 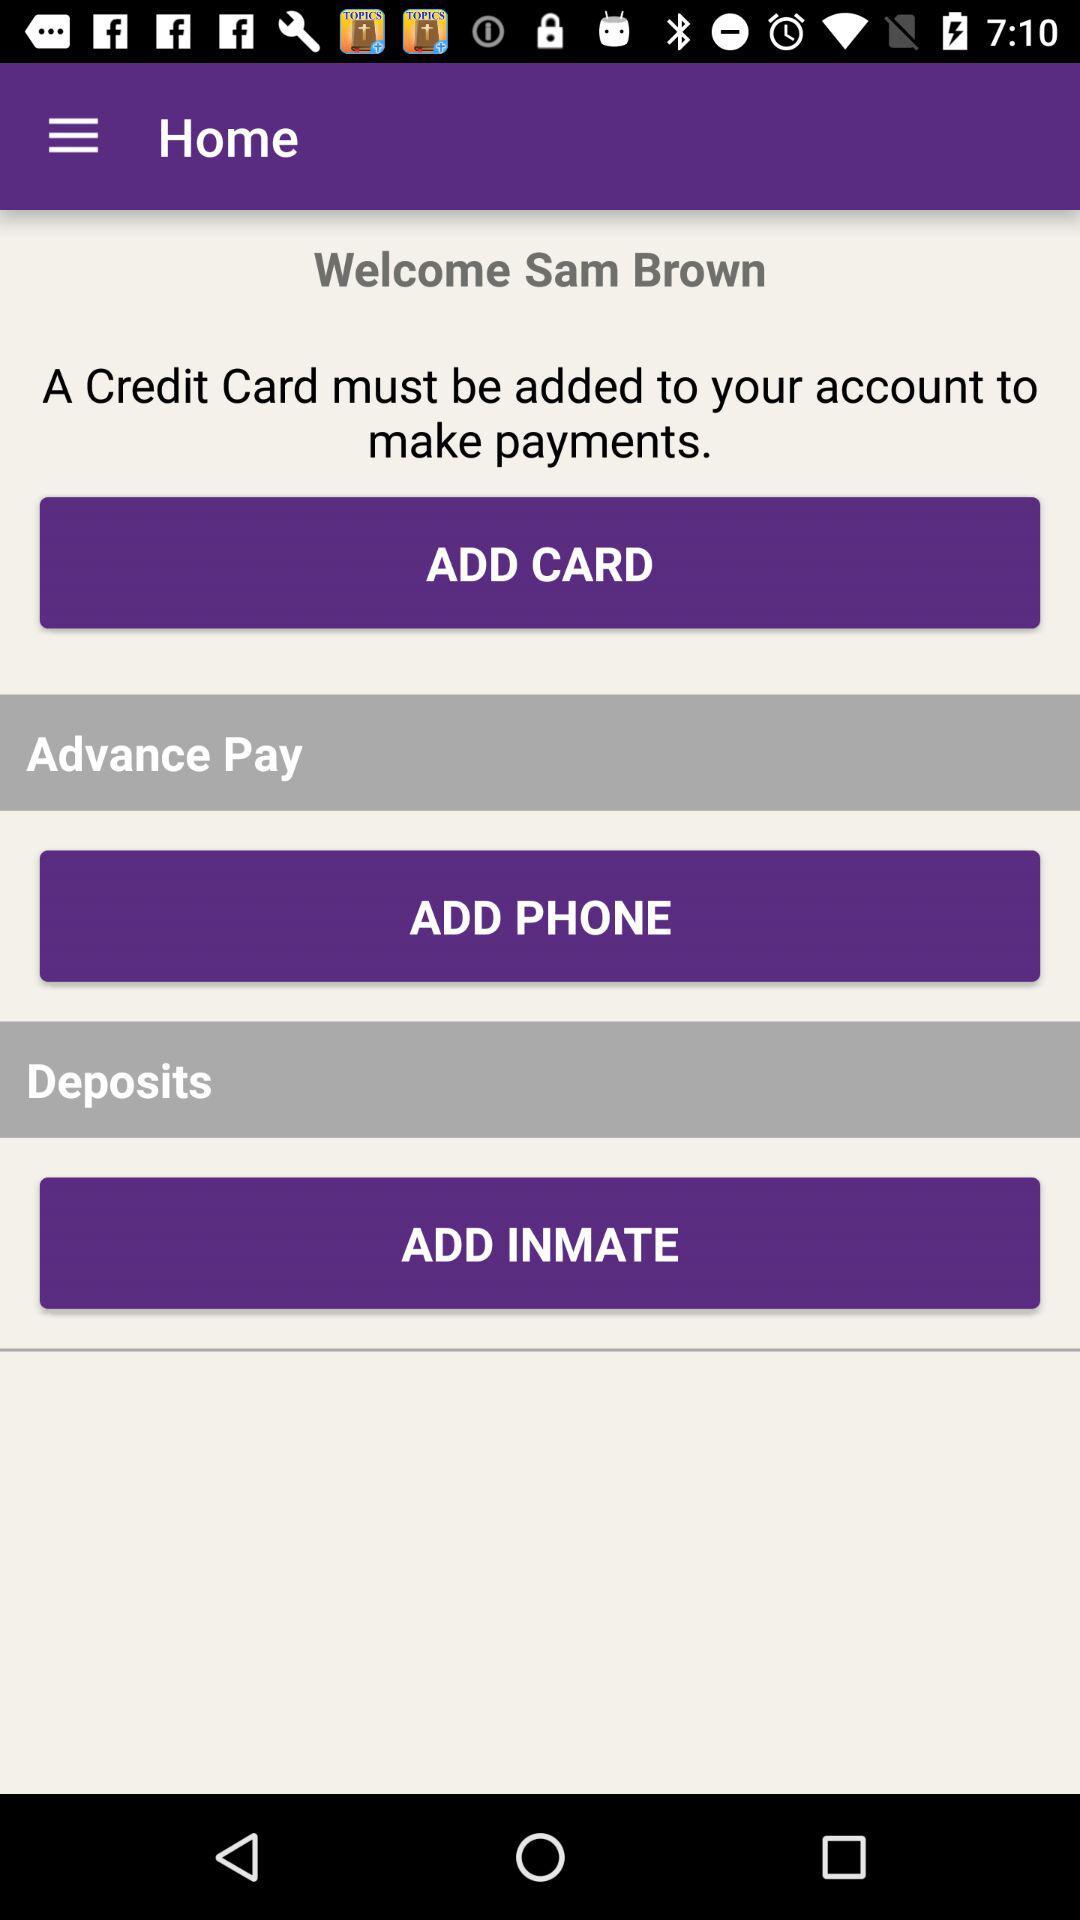 I want to click on the add phone, so click(x=540, y=915).